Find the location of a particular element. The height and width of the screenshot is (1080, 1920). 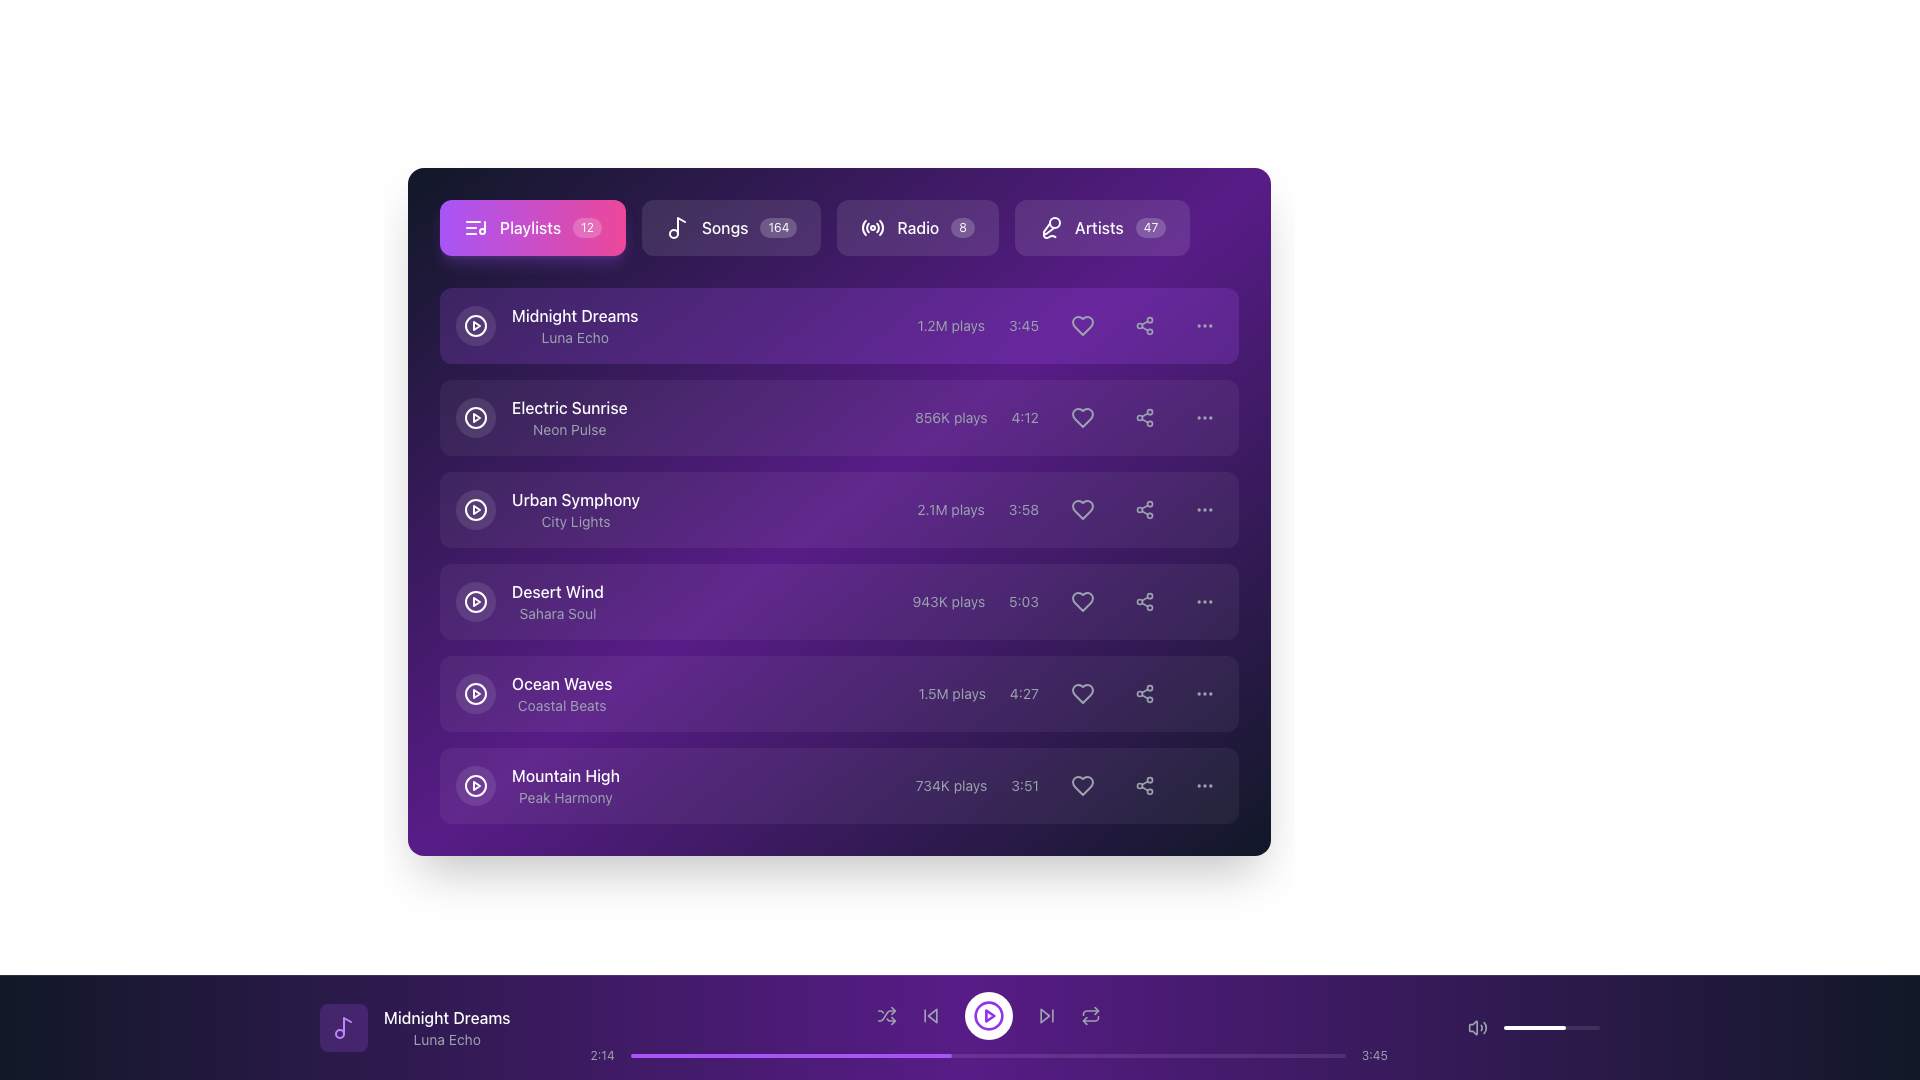

the favorite button for the item 'Midnight Dreams' to change its background shade is located at coordinates (1069, 325).